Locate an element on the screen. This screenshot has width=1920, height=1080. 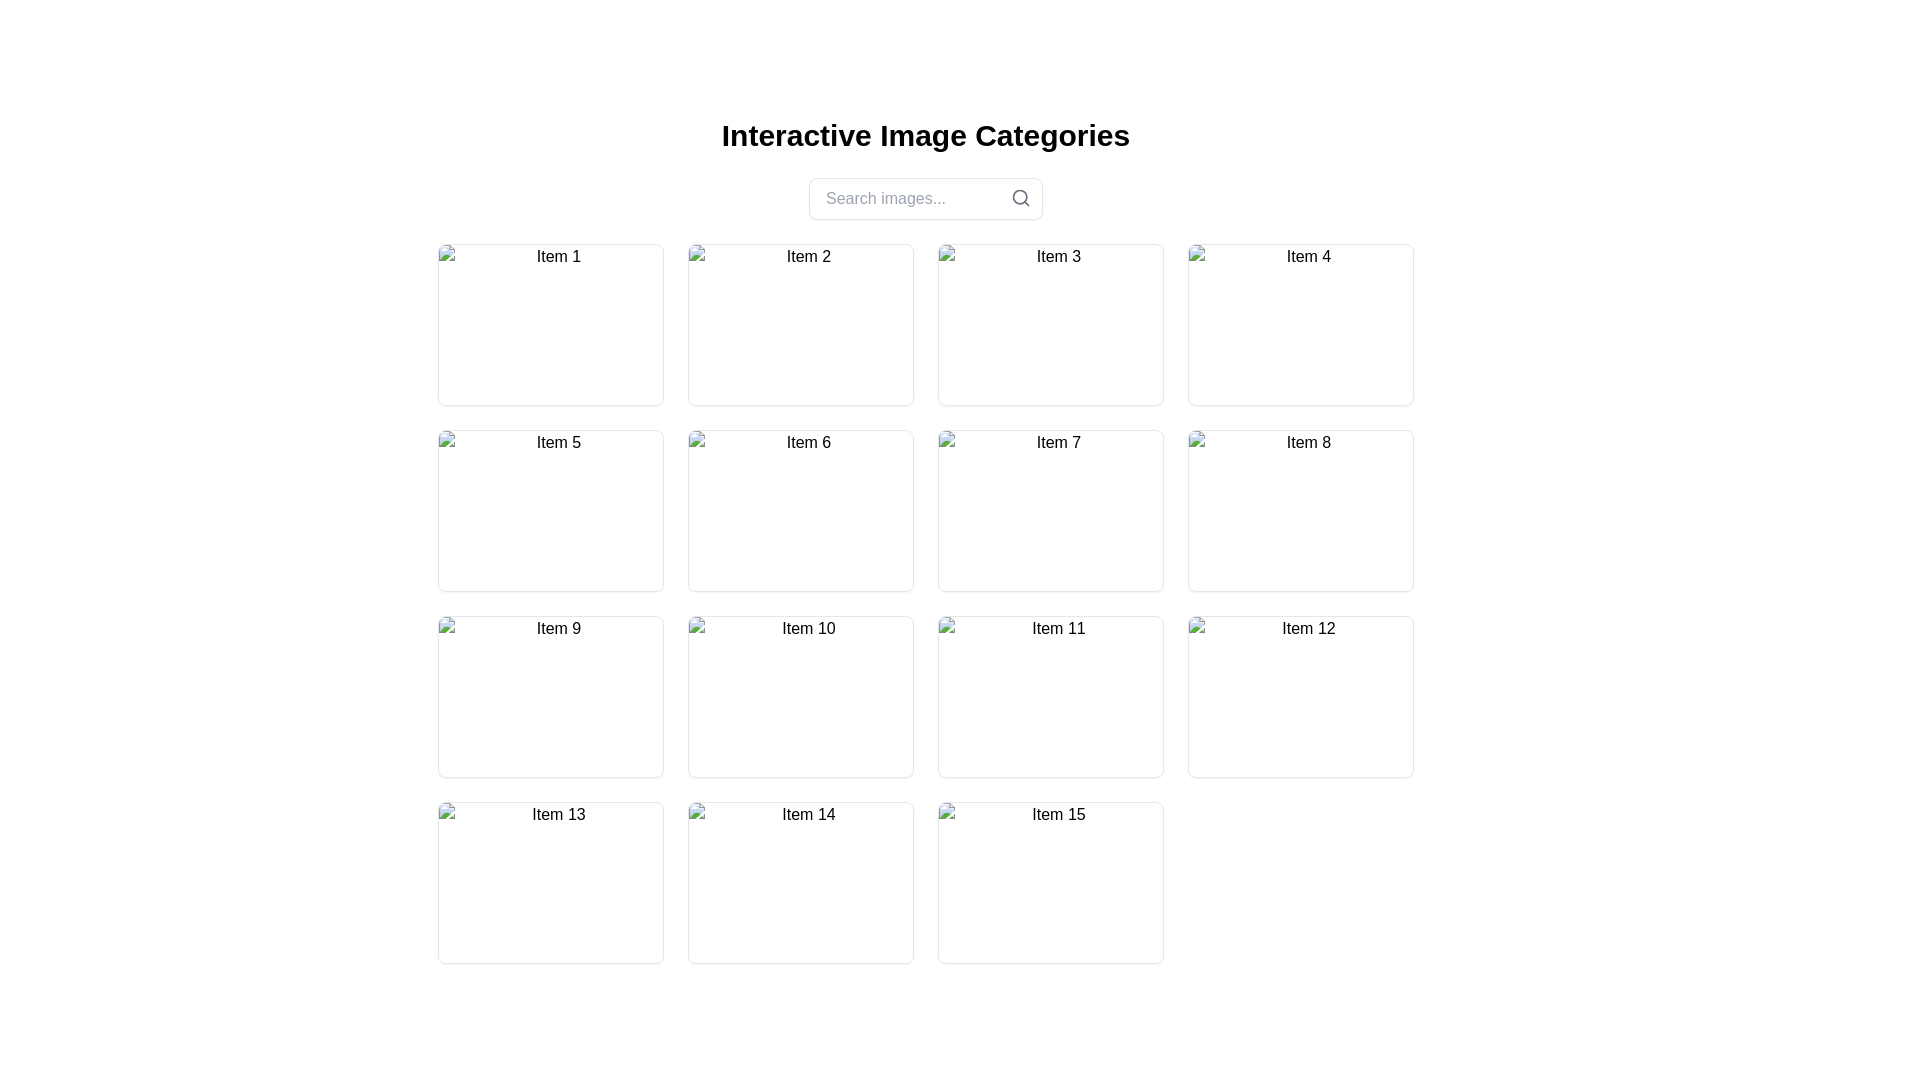
the visual card component displaying 'Item 11', which is a rectangular card with rounded corners and a placeholder image at the top left is located at coordinates (1050, 696).